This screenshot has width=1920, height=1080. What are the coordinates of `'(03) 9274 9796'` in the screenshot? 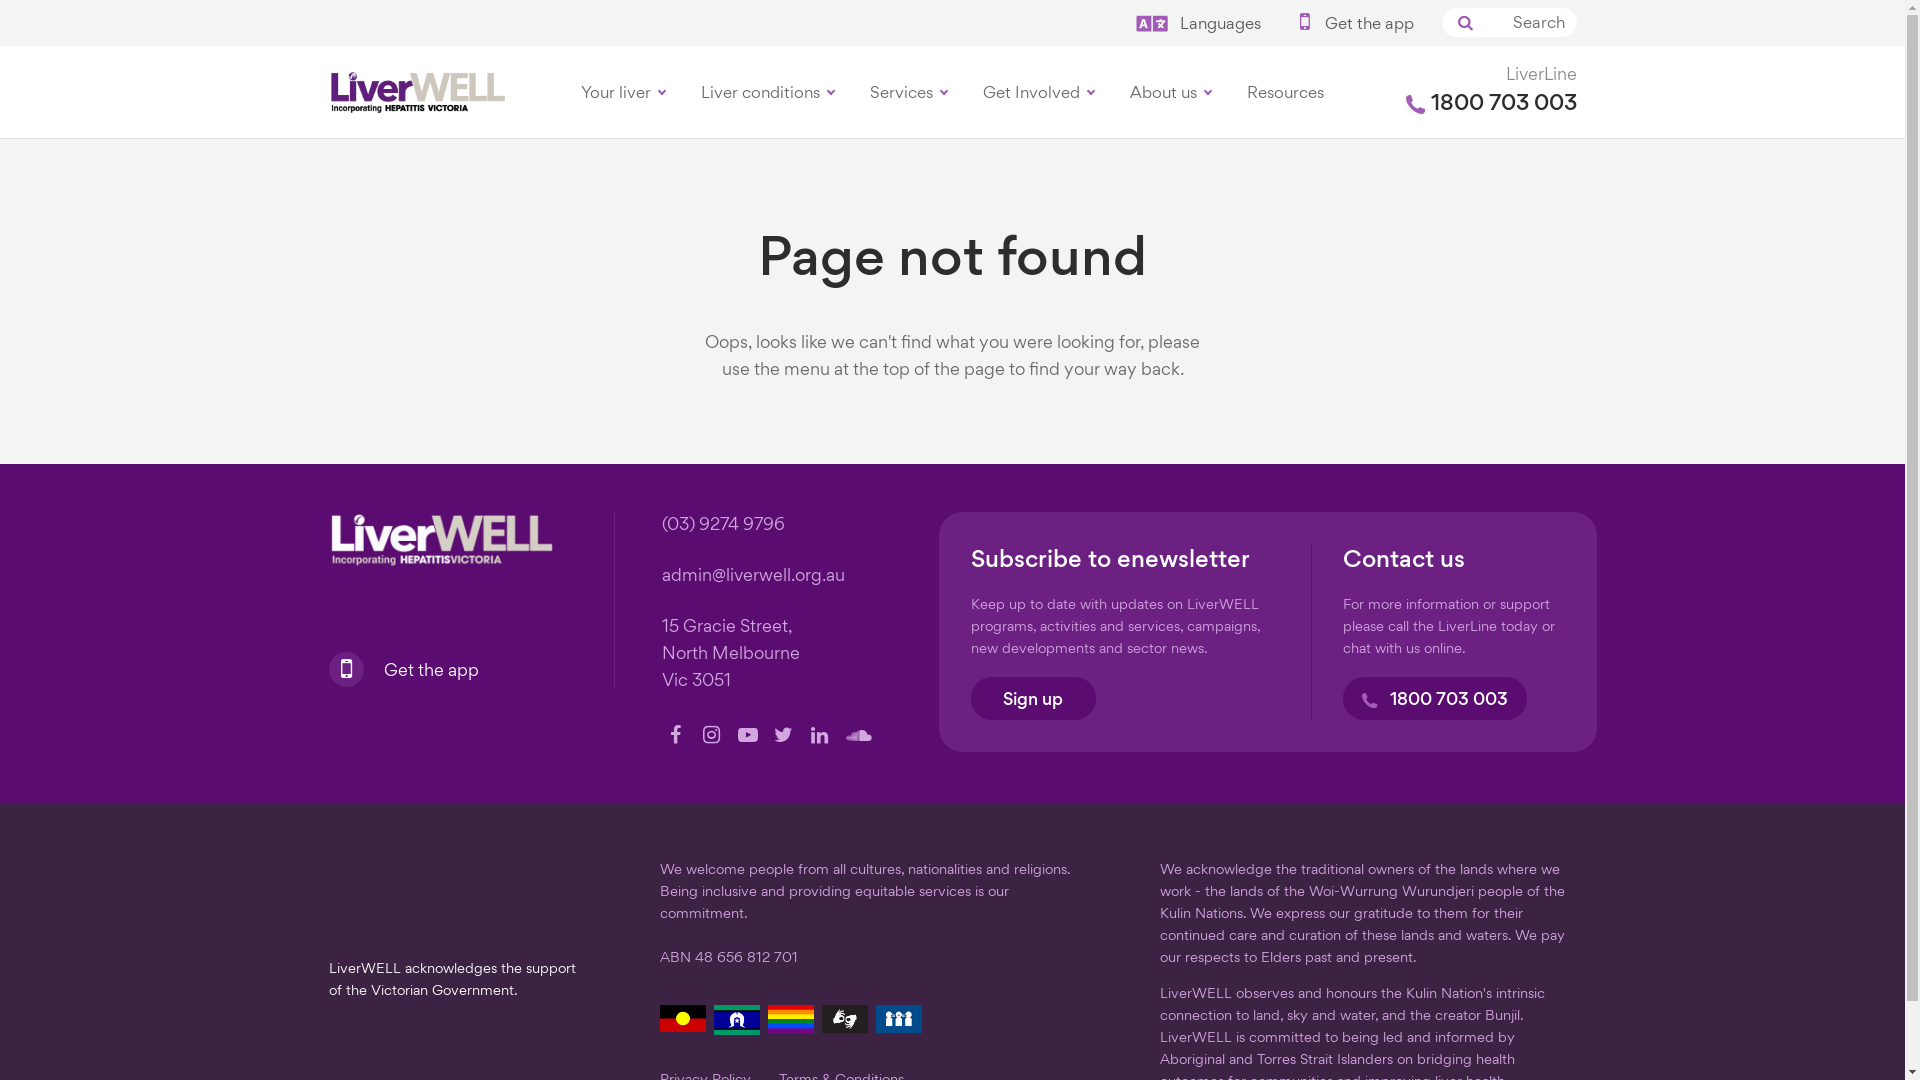 It's located at (722, 524).